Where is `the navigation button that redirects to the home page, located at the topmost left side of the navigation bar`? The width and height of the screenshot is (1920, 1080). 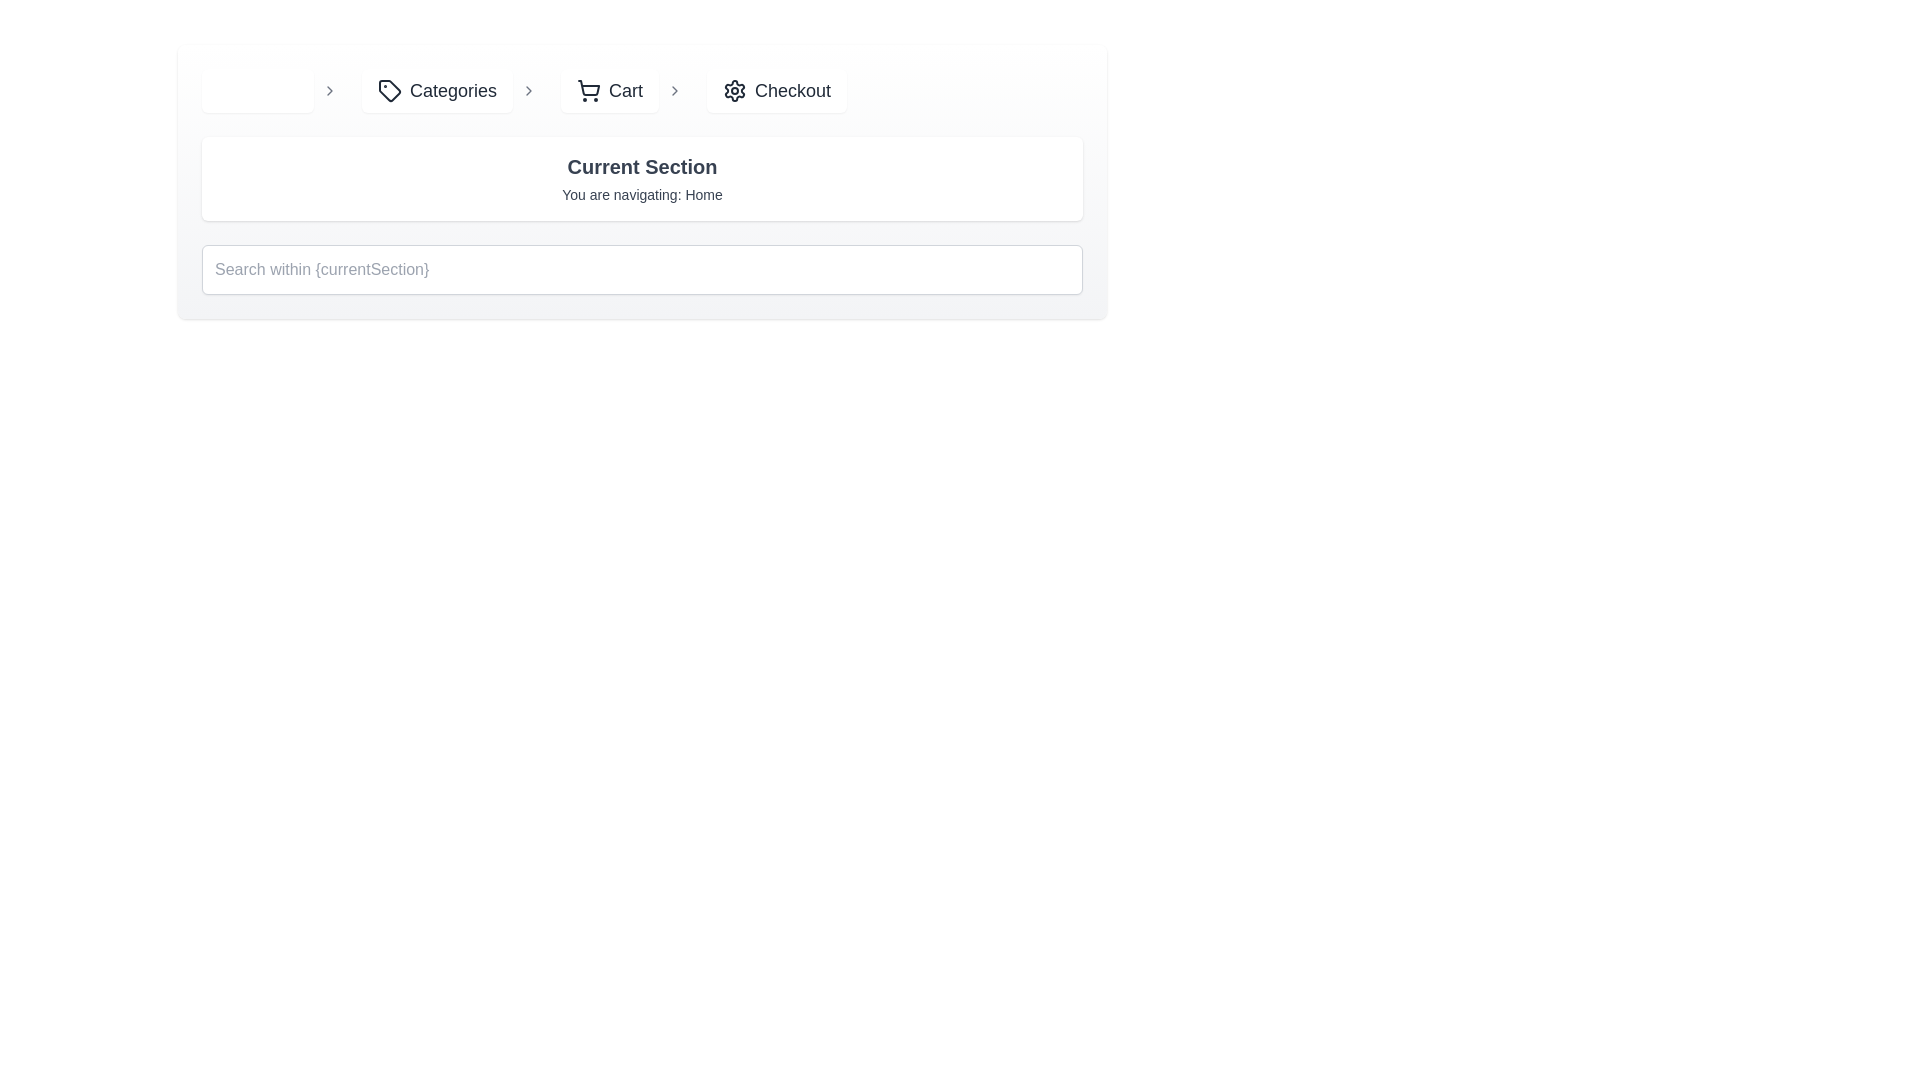
the navigation button that redirects to the home page, located at the topmost left side of the navigation bar is located at coordinates (272, 91).